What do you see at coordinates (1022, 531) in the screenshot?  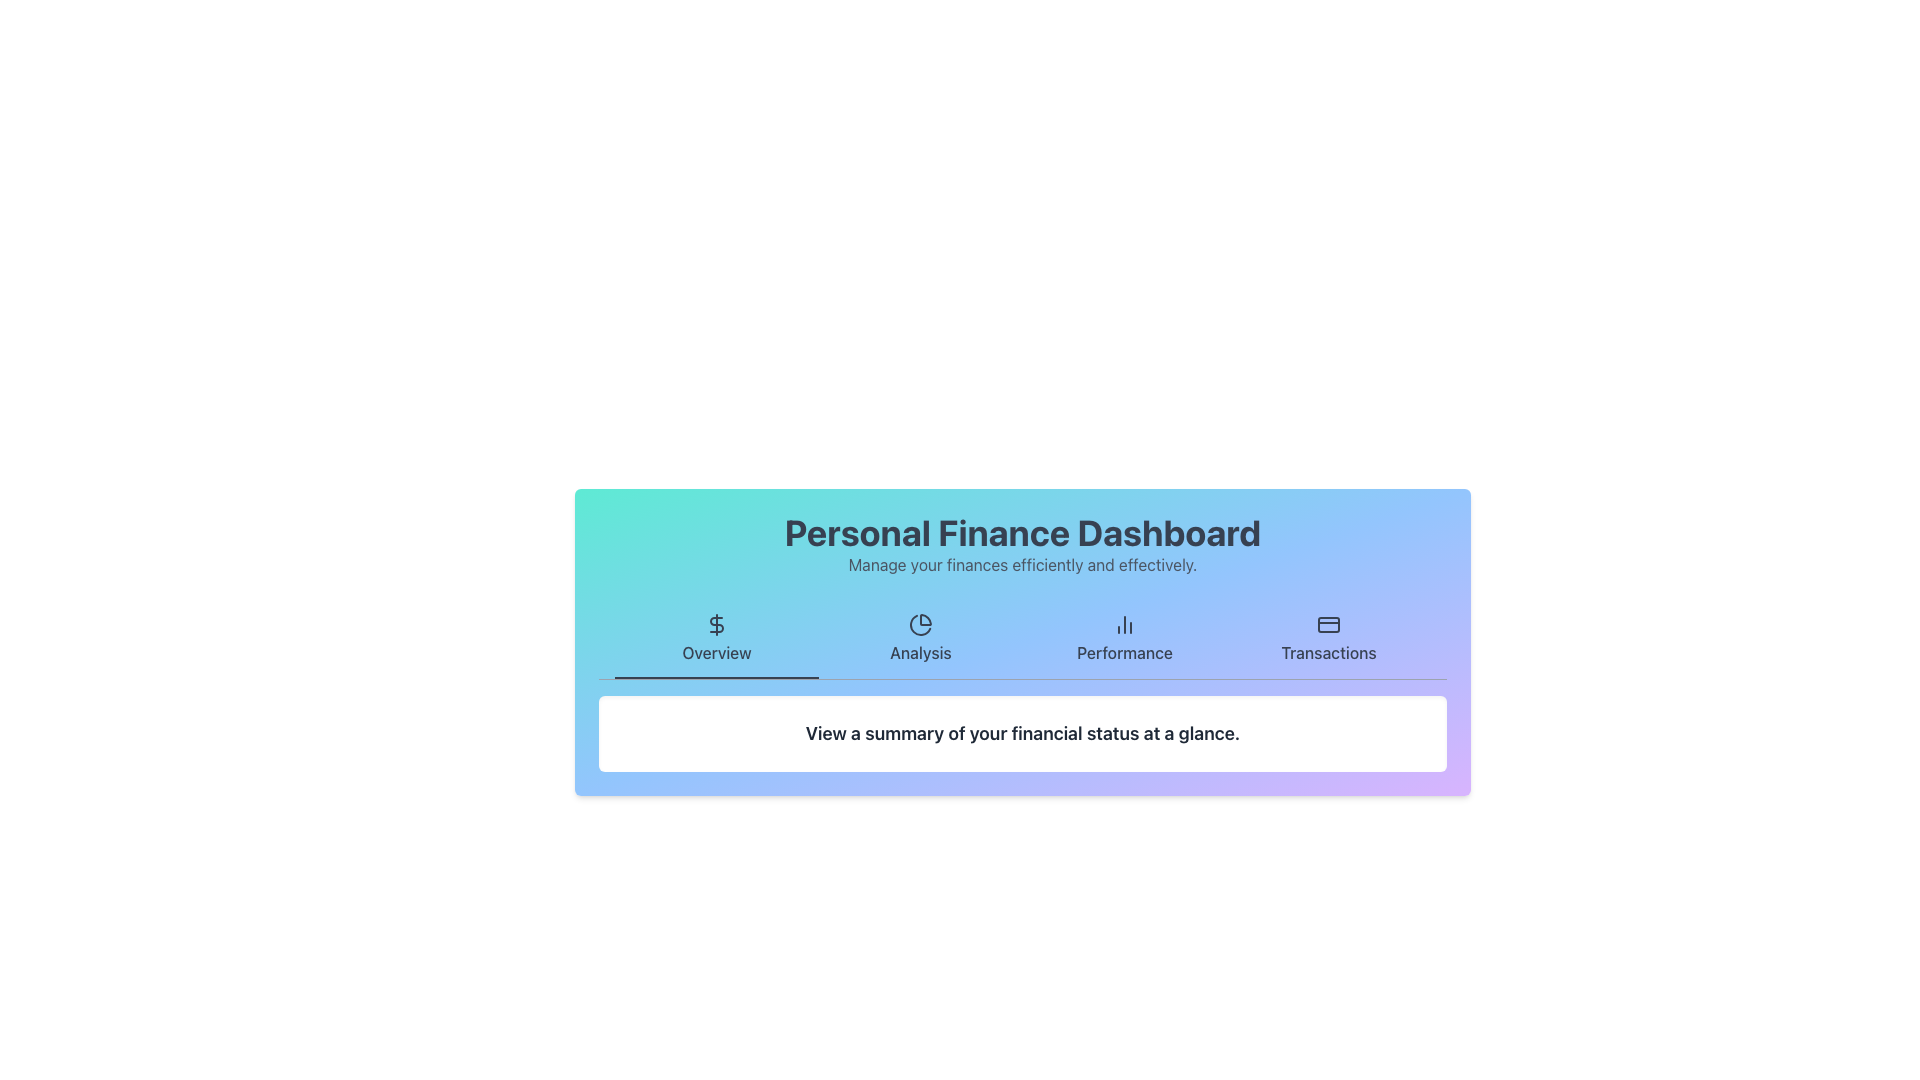 I see `text displayed in the 'Personal Finance Dashboard' header, which is prominently styled in large, bold gray font and positioned above the navigation bar` at bounding box center [1022, 531].